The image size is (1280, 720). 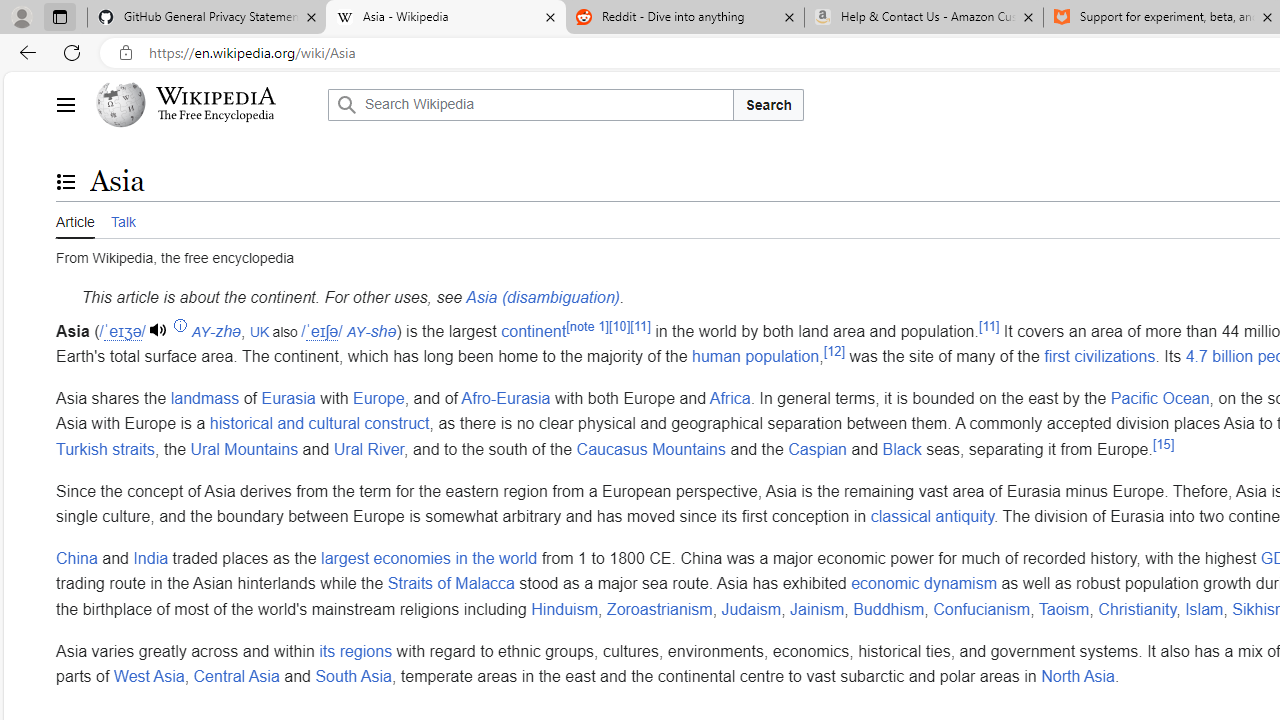 What do you see at coordinates (353, 676) in the screenshot?
I see `'South Asia'` at bounding box center [353, 676].